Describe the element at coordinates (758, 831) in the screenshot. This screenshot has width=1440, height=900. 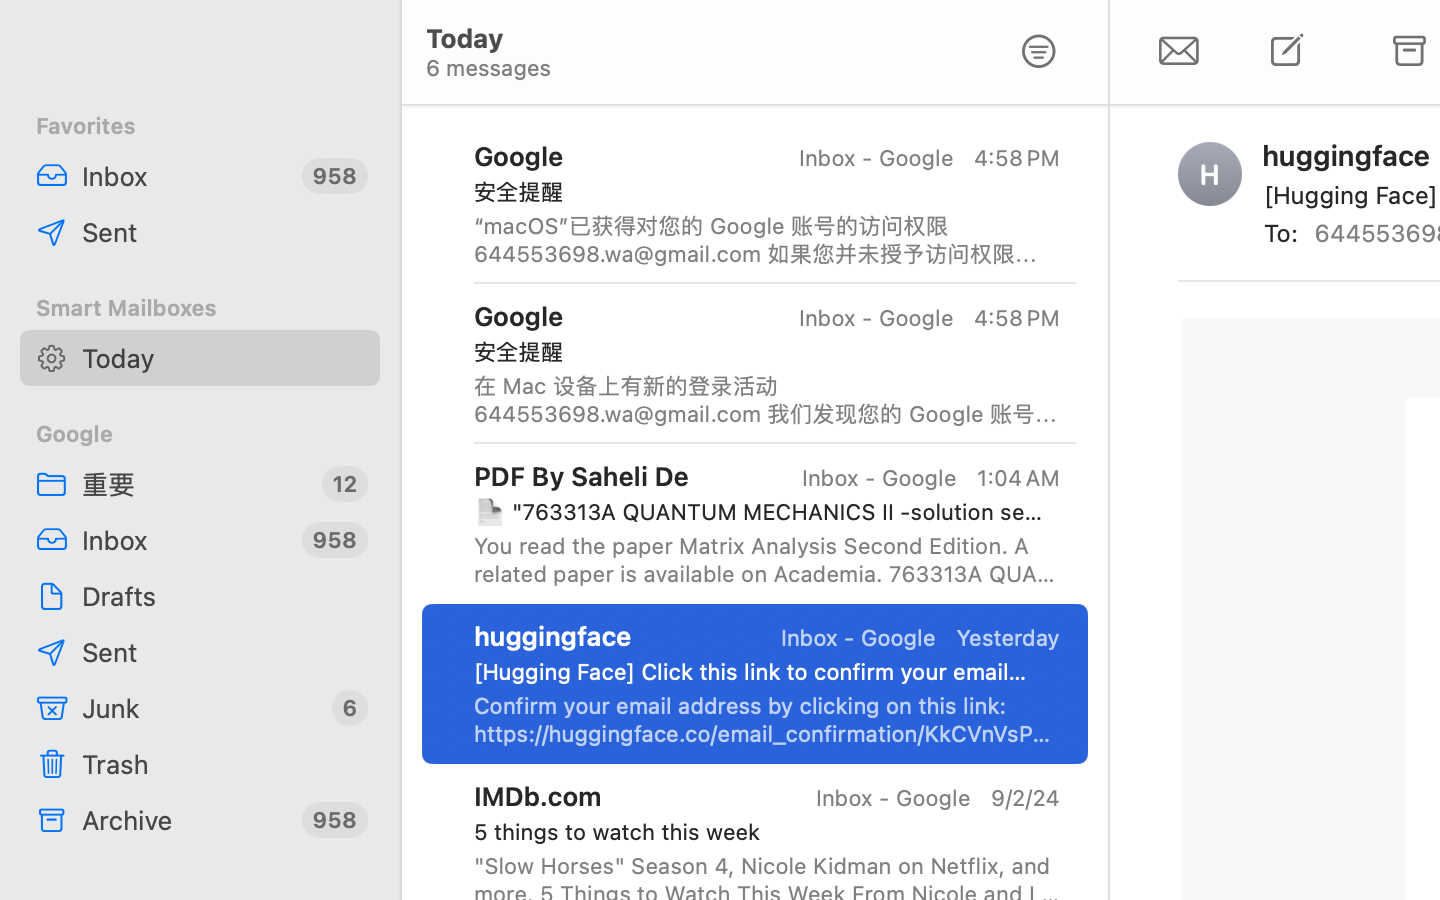
I see `'5 things to watch this week'` at that location.